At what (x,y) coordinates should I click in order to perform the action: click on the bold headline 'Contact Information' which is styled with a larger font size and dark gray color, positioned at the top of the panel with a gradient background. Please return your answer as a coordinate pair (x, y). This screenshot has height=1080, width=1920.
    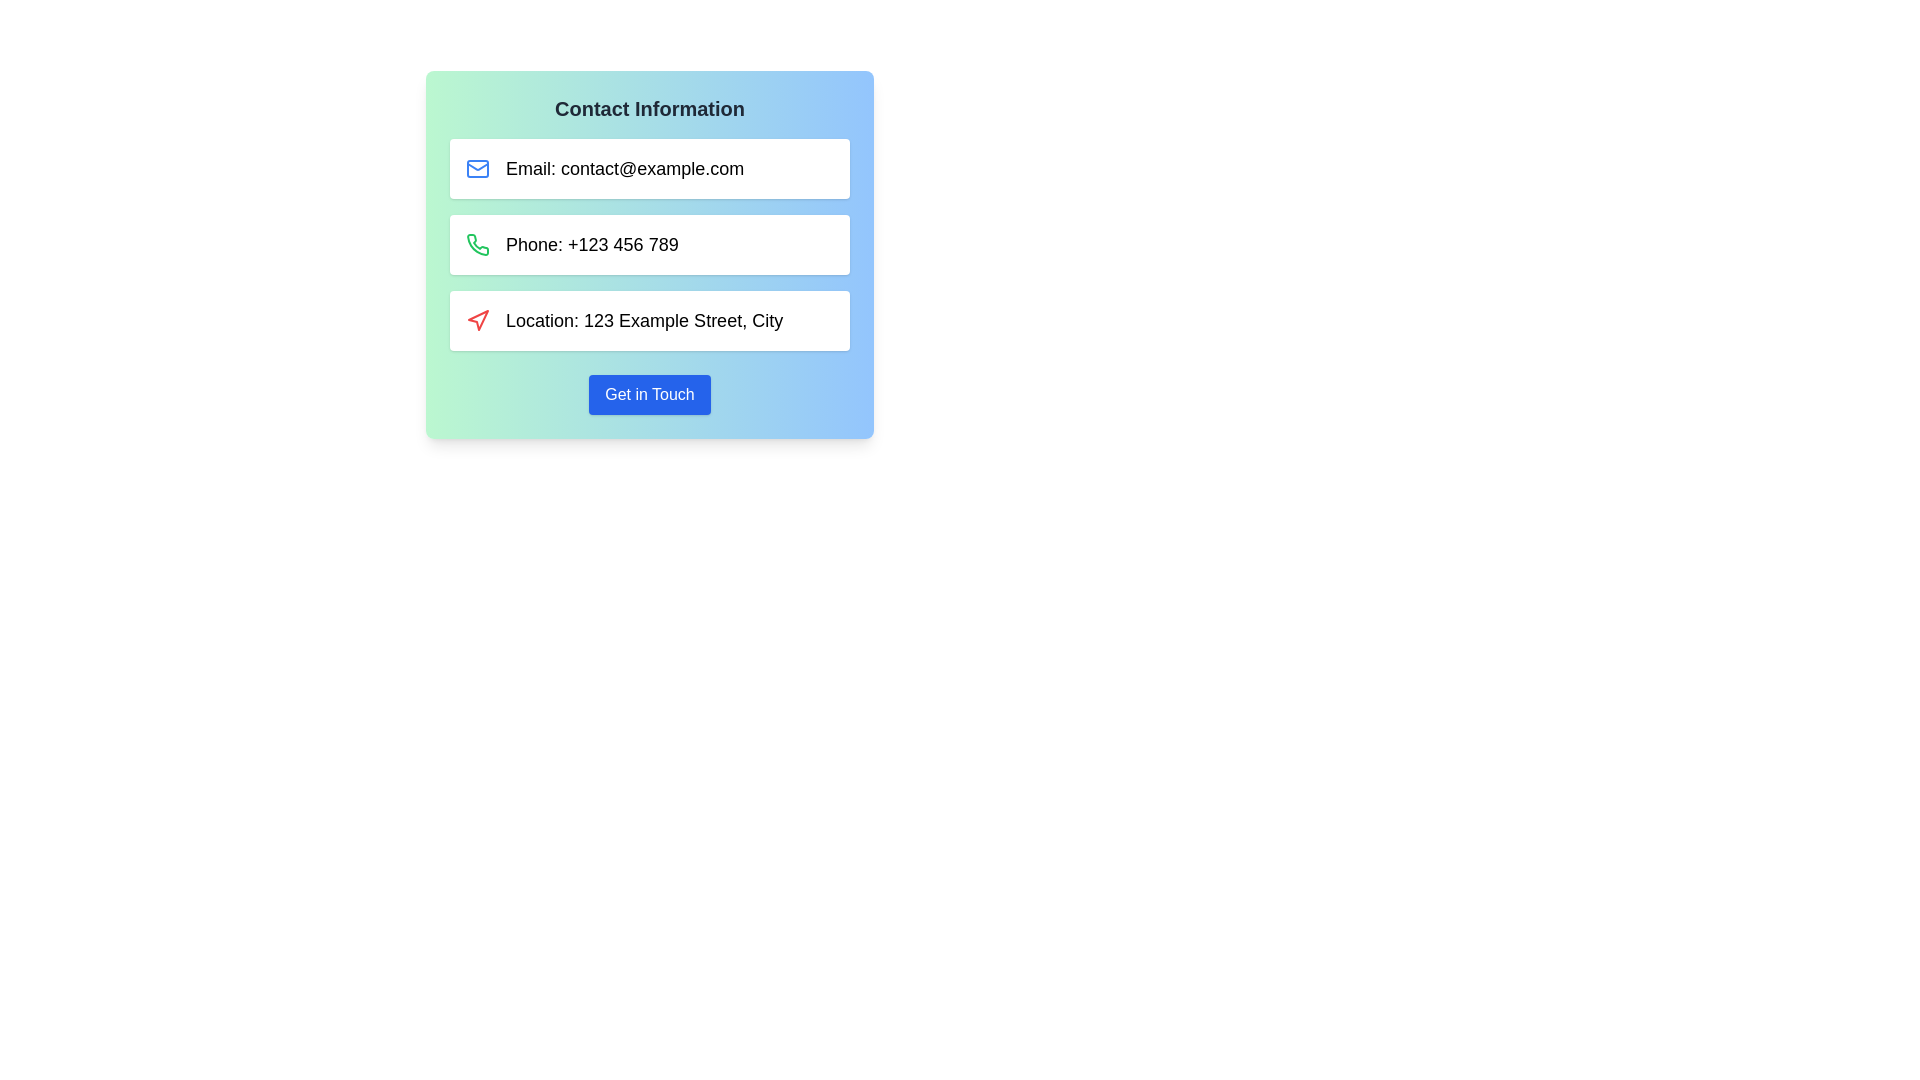
    Looking at the image, I should click on (649, 108).